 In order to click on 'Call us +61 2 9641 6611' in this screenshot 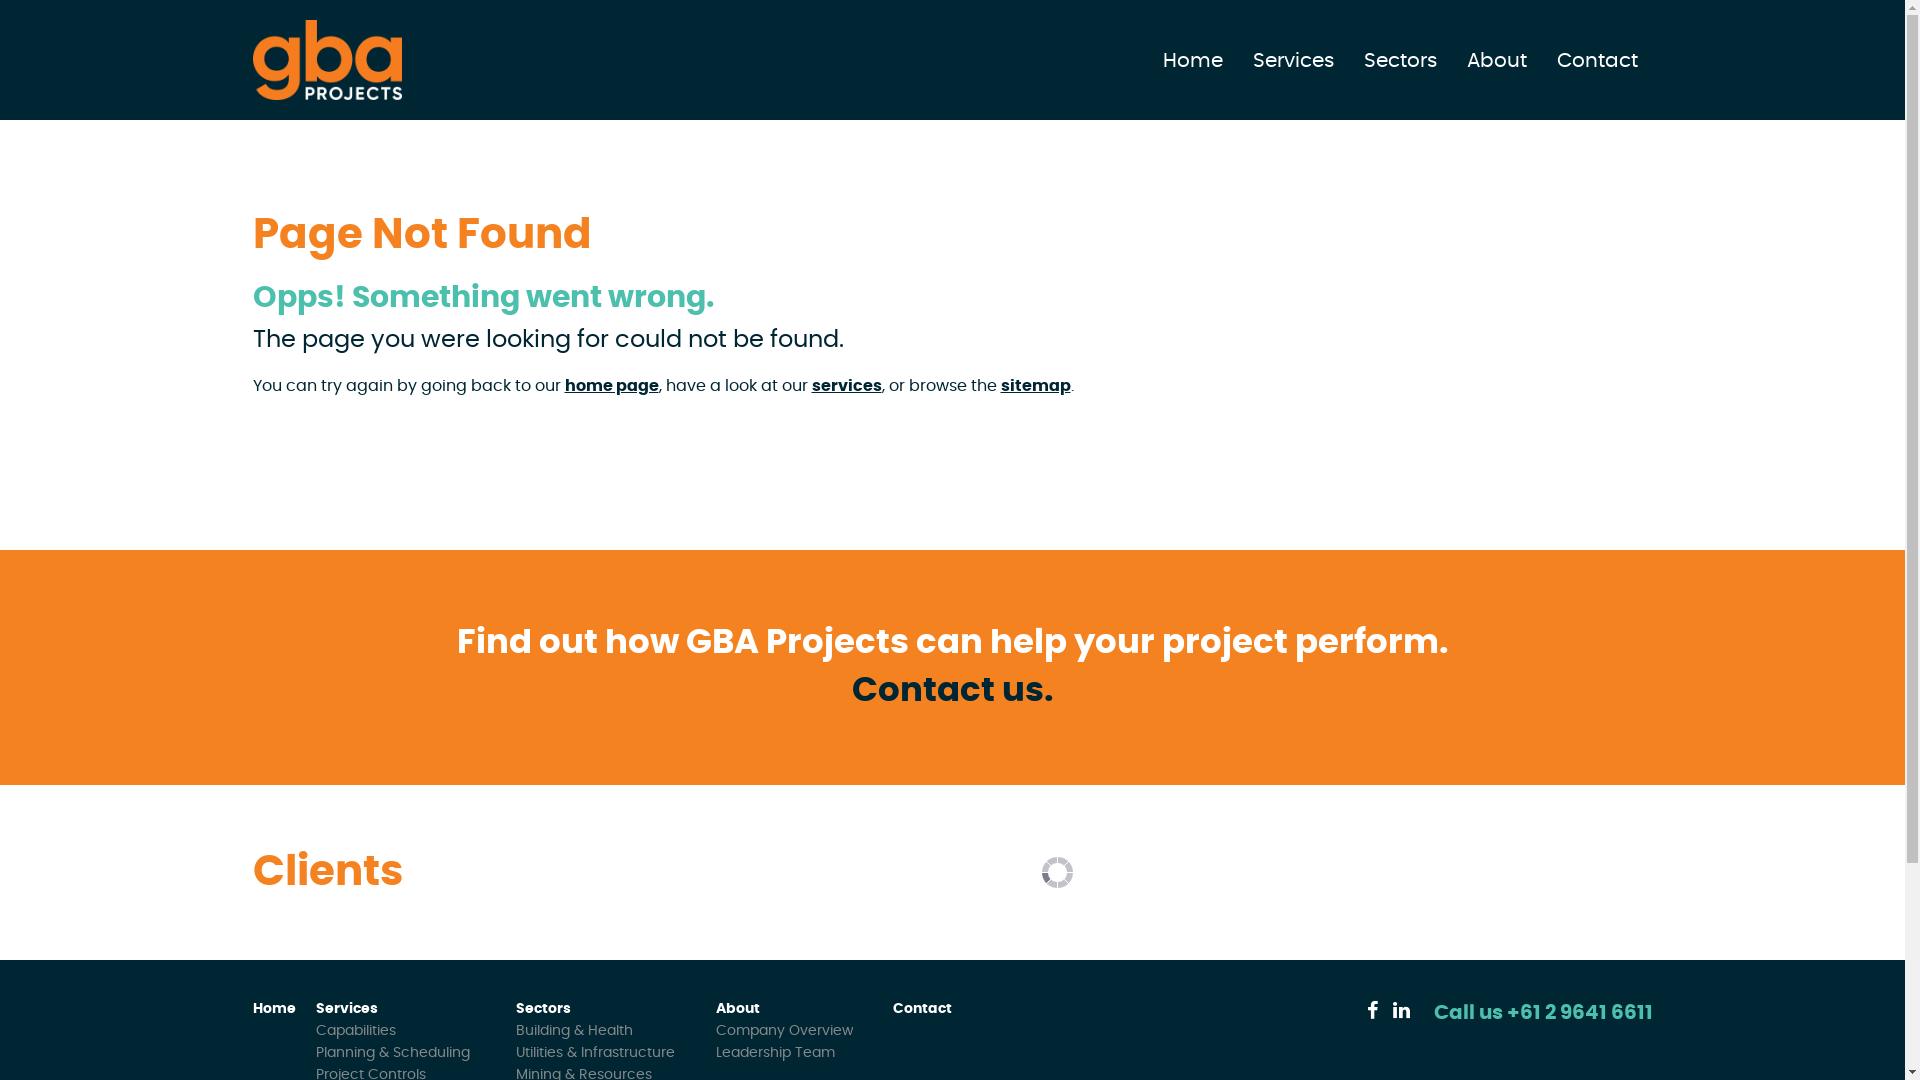, I will do `click(1542, 1013)`.